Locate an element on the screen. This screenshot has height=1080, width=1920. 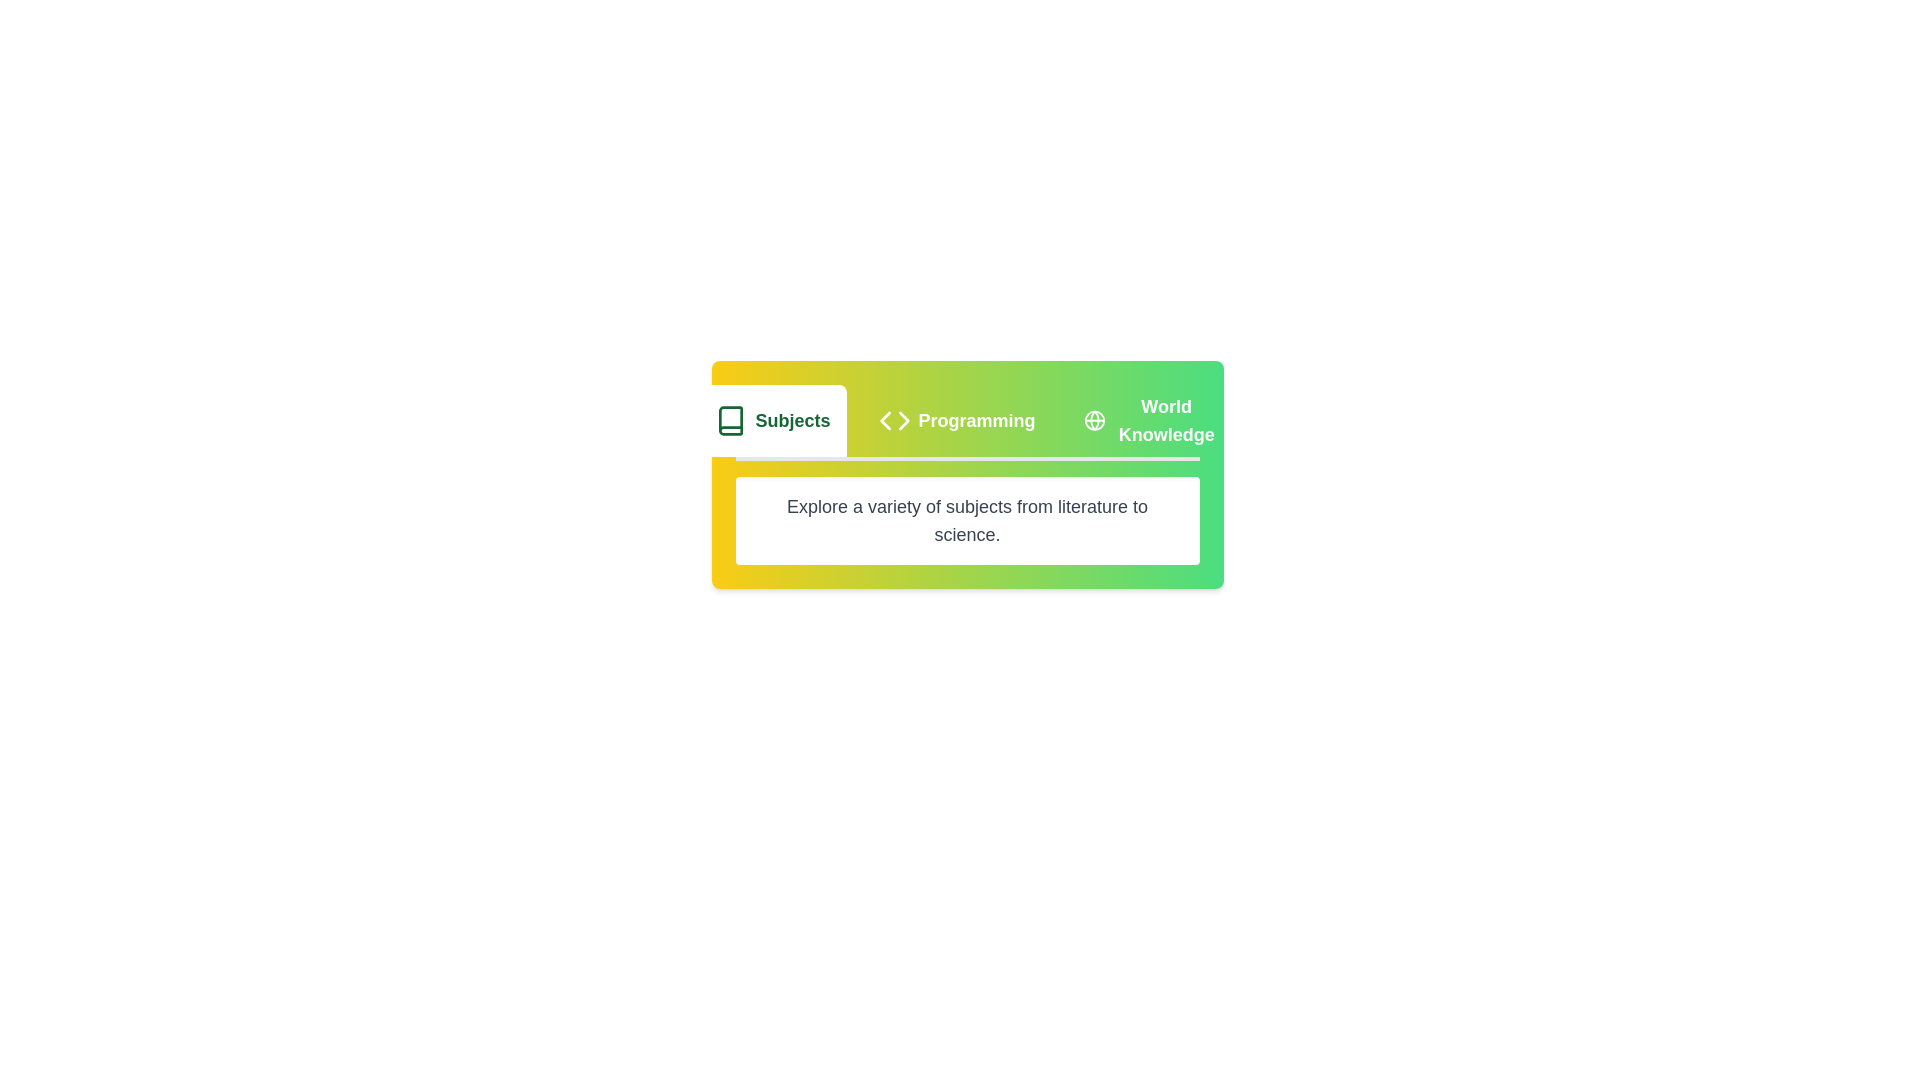
the text in the content area and copy it to the clipboard is located at coordinates (967, 519).